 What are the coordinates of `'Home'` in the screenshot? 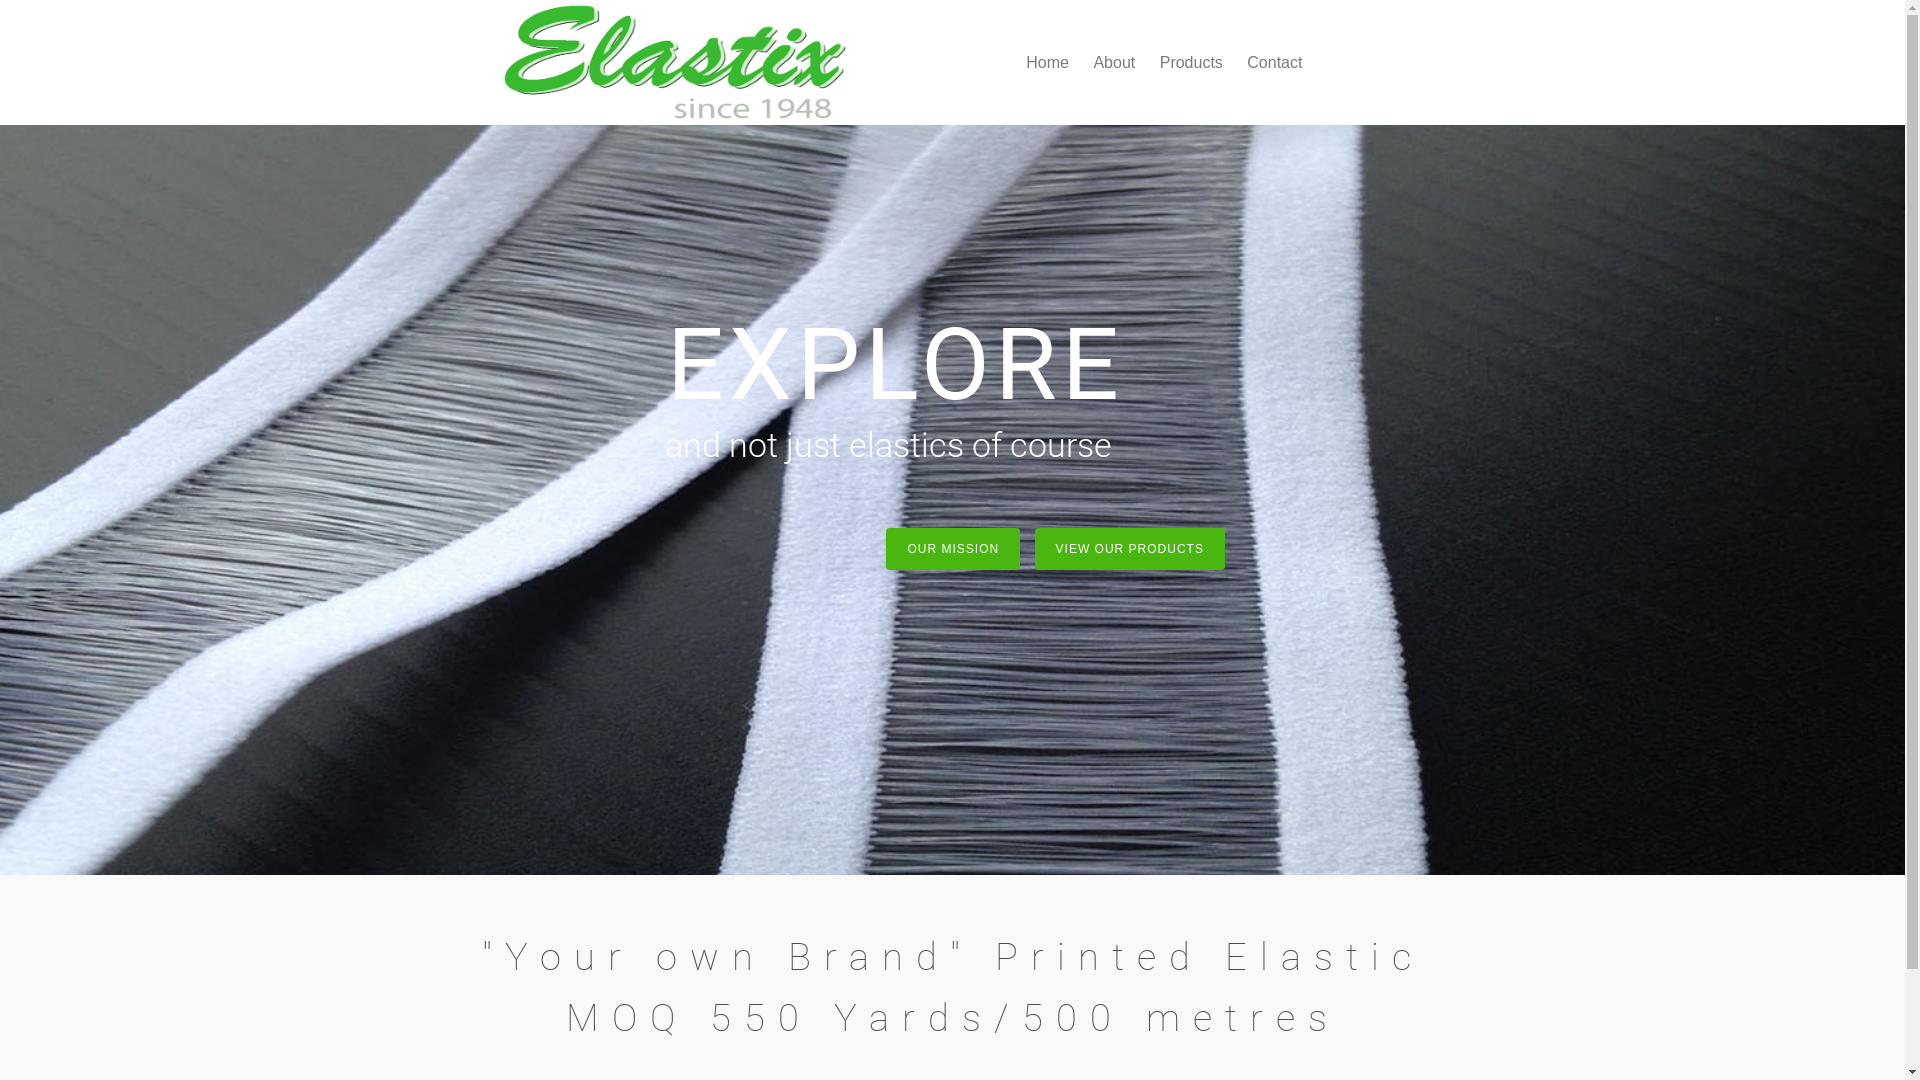 It's located at (1046, 60).